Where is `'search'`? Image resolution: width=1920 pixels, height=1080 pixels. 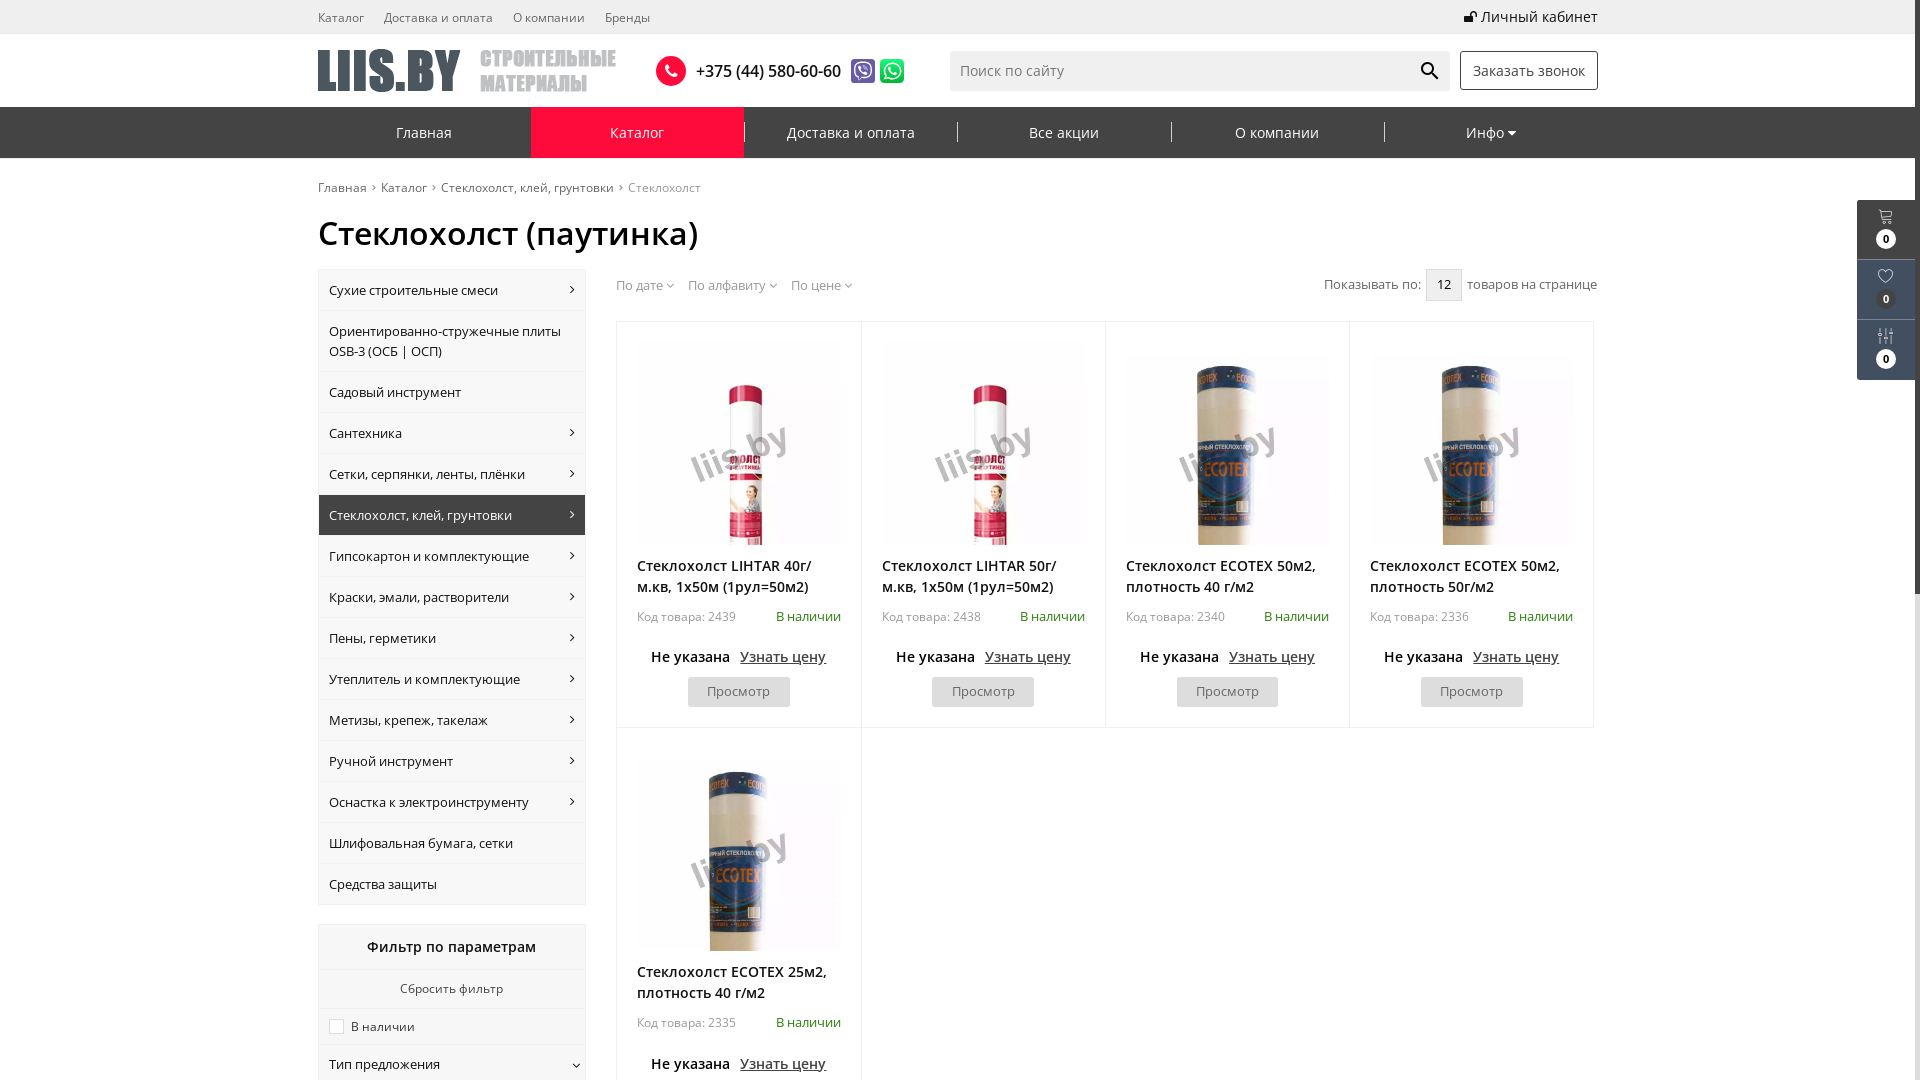
'search' is located at coordinates (1429, 68).